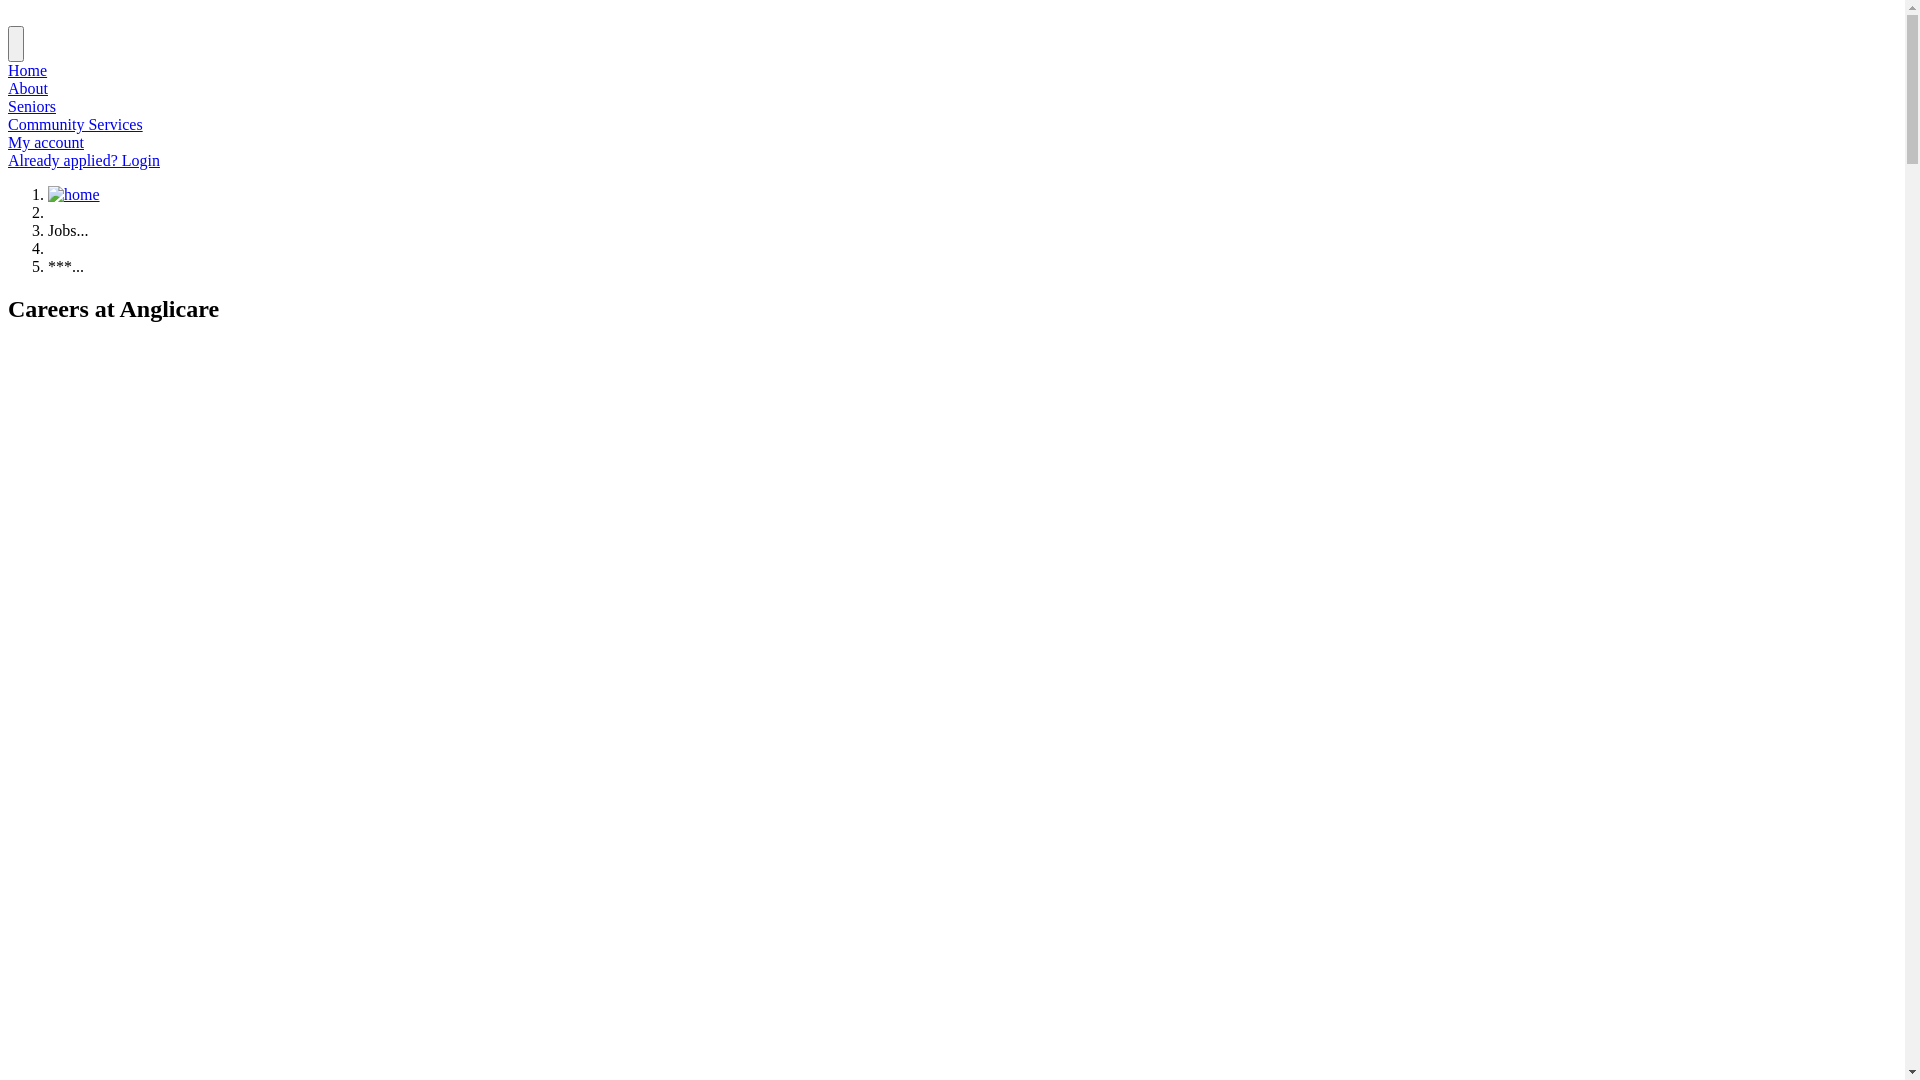 Image resolution: width=1920 pixels, height=1080 pixels. Describe the element at coordinates (27, 69) in the screenshot. I see `'Home'` at that location.